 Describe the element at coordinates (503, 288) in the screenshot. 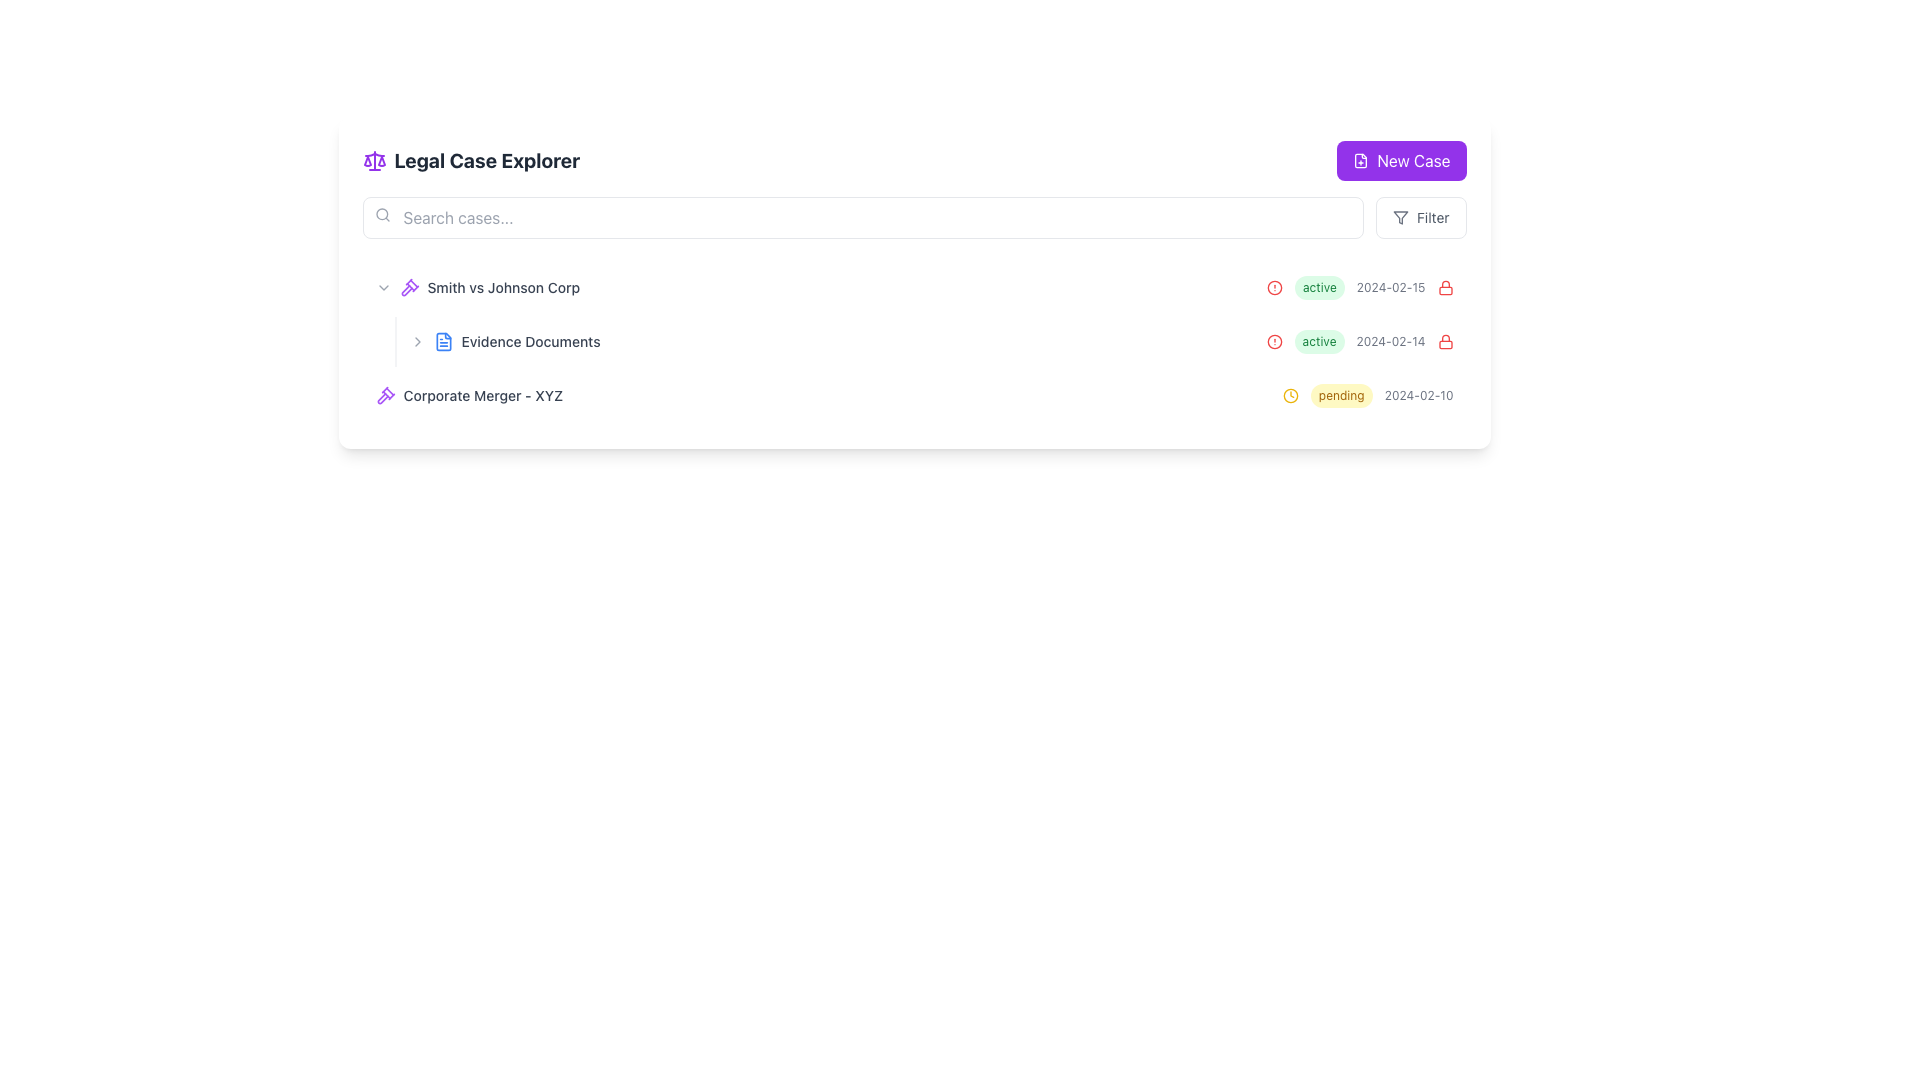

I see `the static text label that identifies a specific case or topic in the legal case management interface, located centrally in the interface, following a gavel icon and preceding a sub-list` at that location.